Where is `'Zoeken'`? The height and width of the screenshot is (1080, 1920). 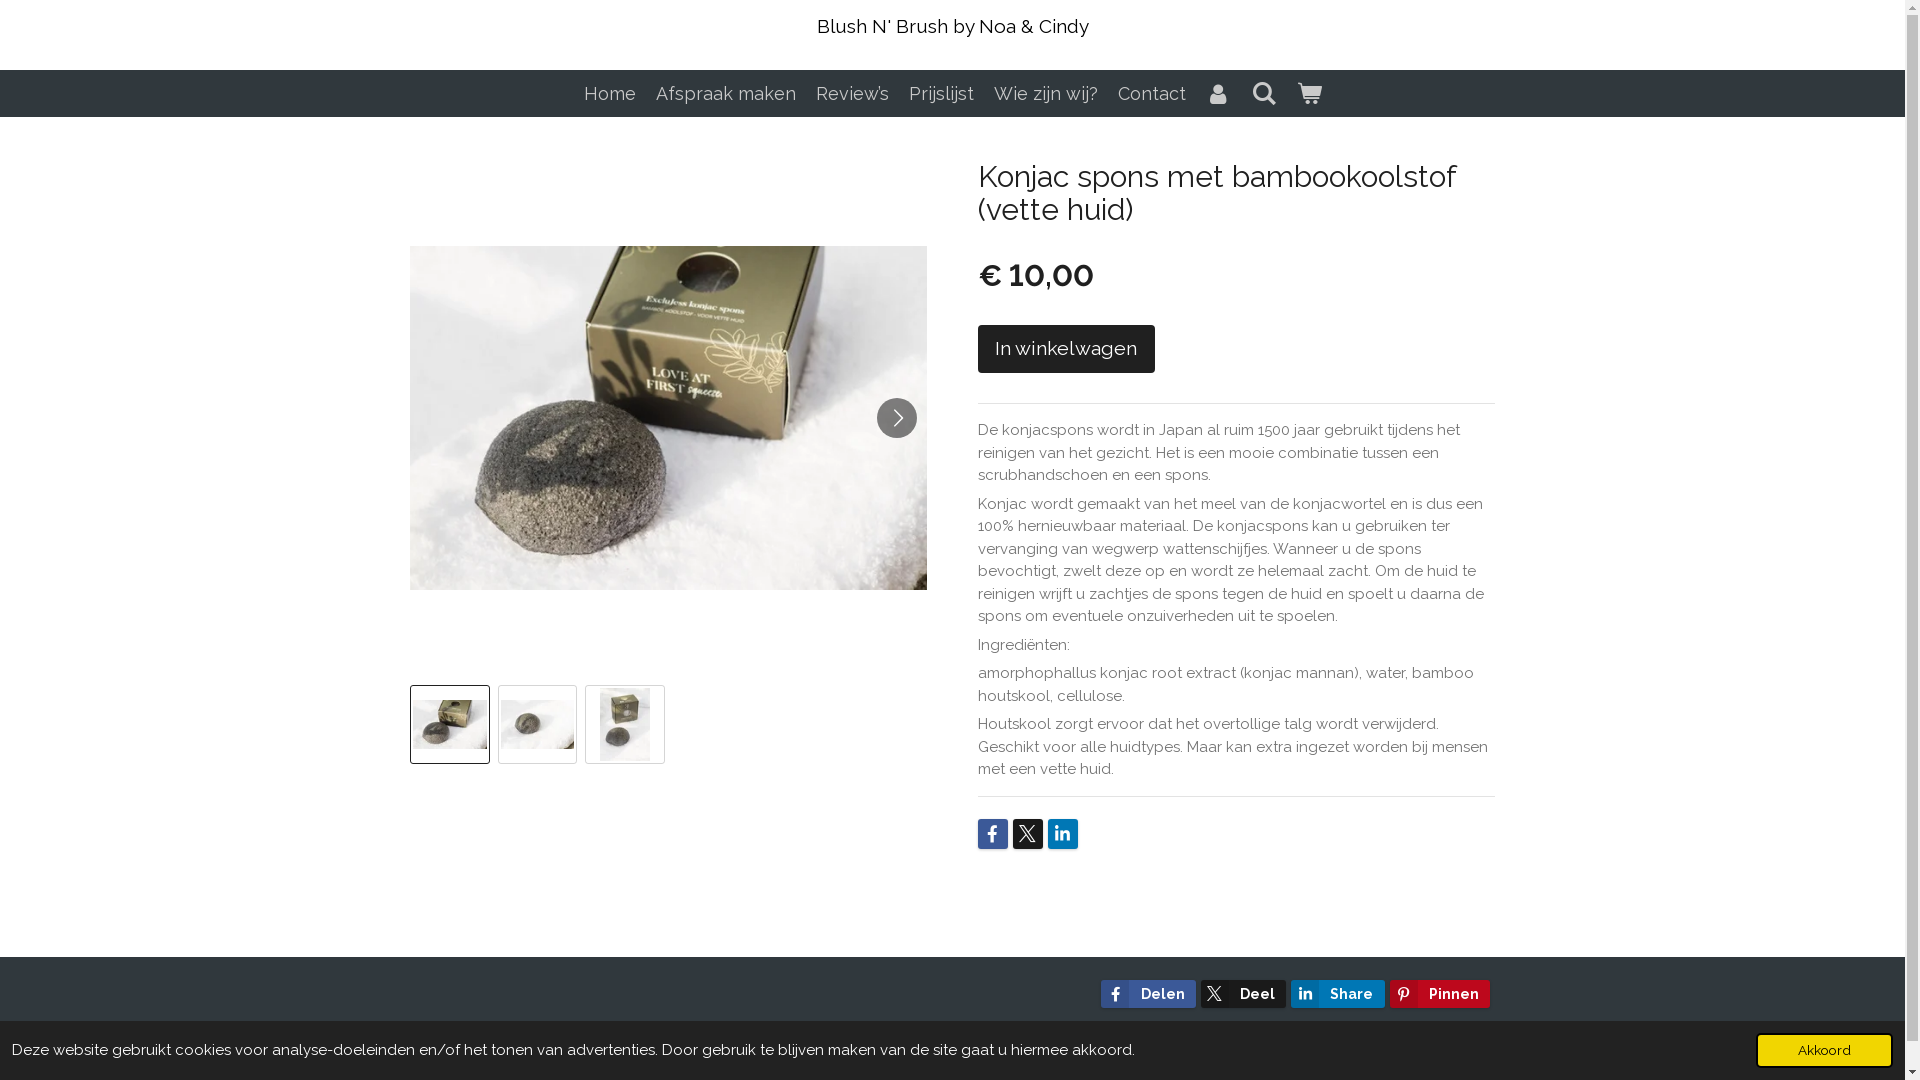 'Zoeken' is located at coordinates (1262, 93).